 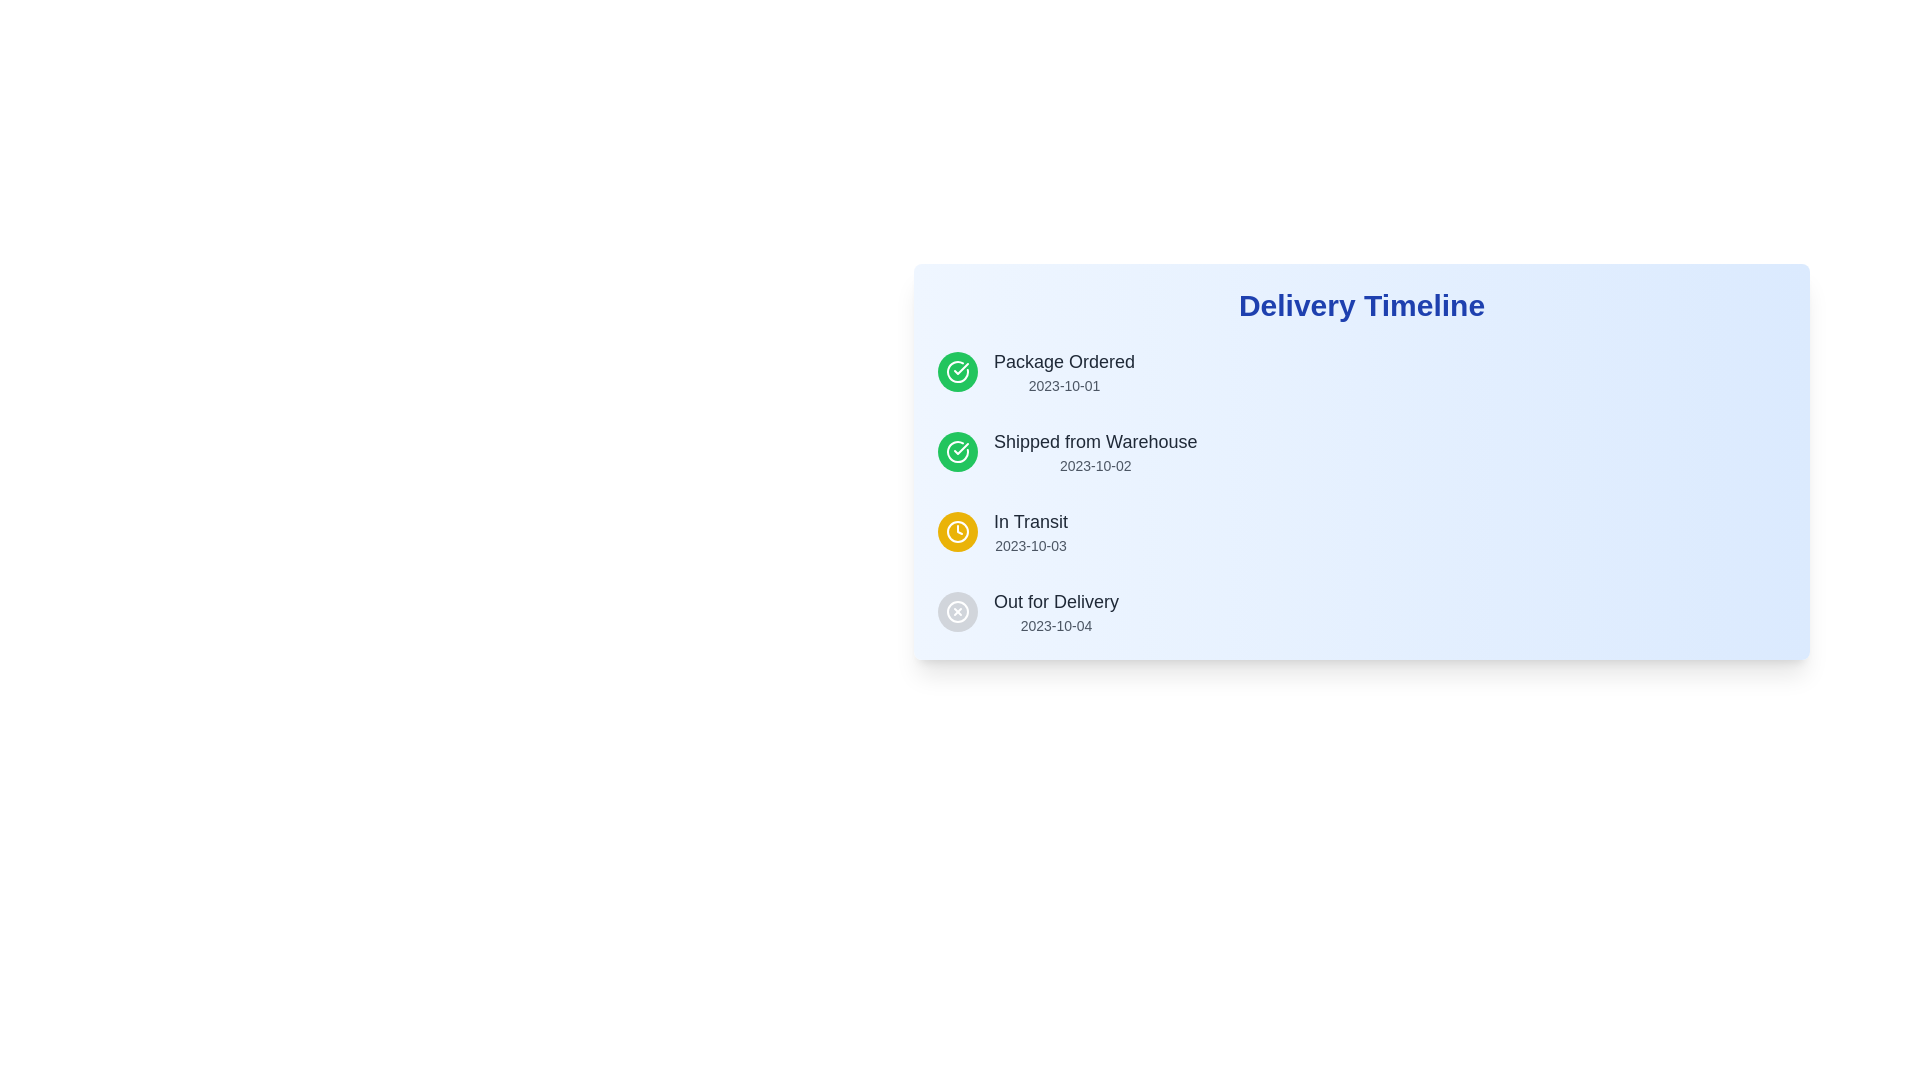 I want to click on the 'Out for Delivery' status icon in the delivery timeline, so click(x=957, y=611).